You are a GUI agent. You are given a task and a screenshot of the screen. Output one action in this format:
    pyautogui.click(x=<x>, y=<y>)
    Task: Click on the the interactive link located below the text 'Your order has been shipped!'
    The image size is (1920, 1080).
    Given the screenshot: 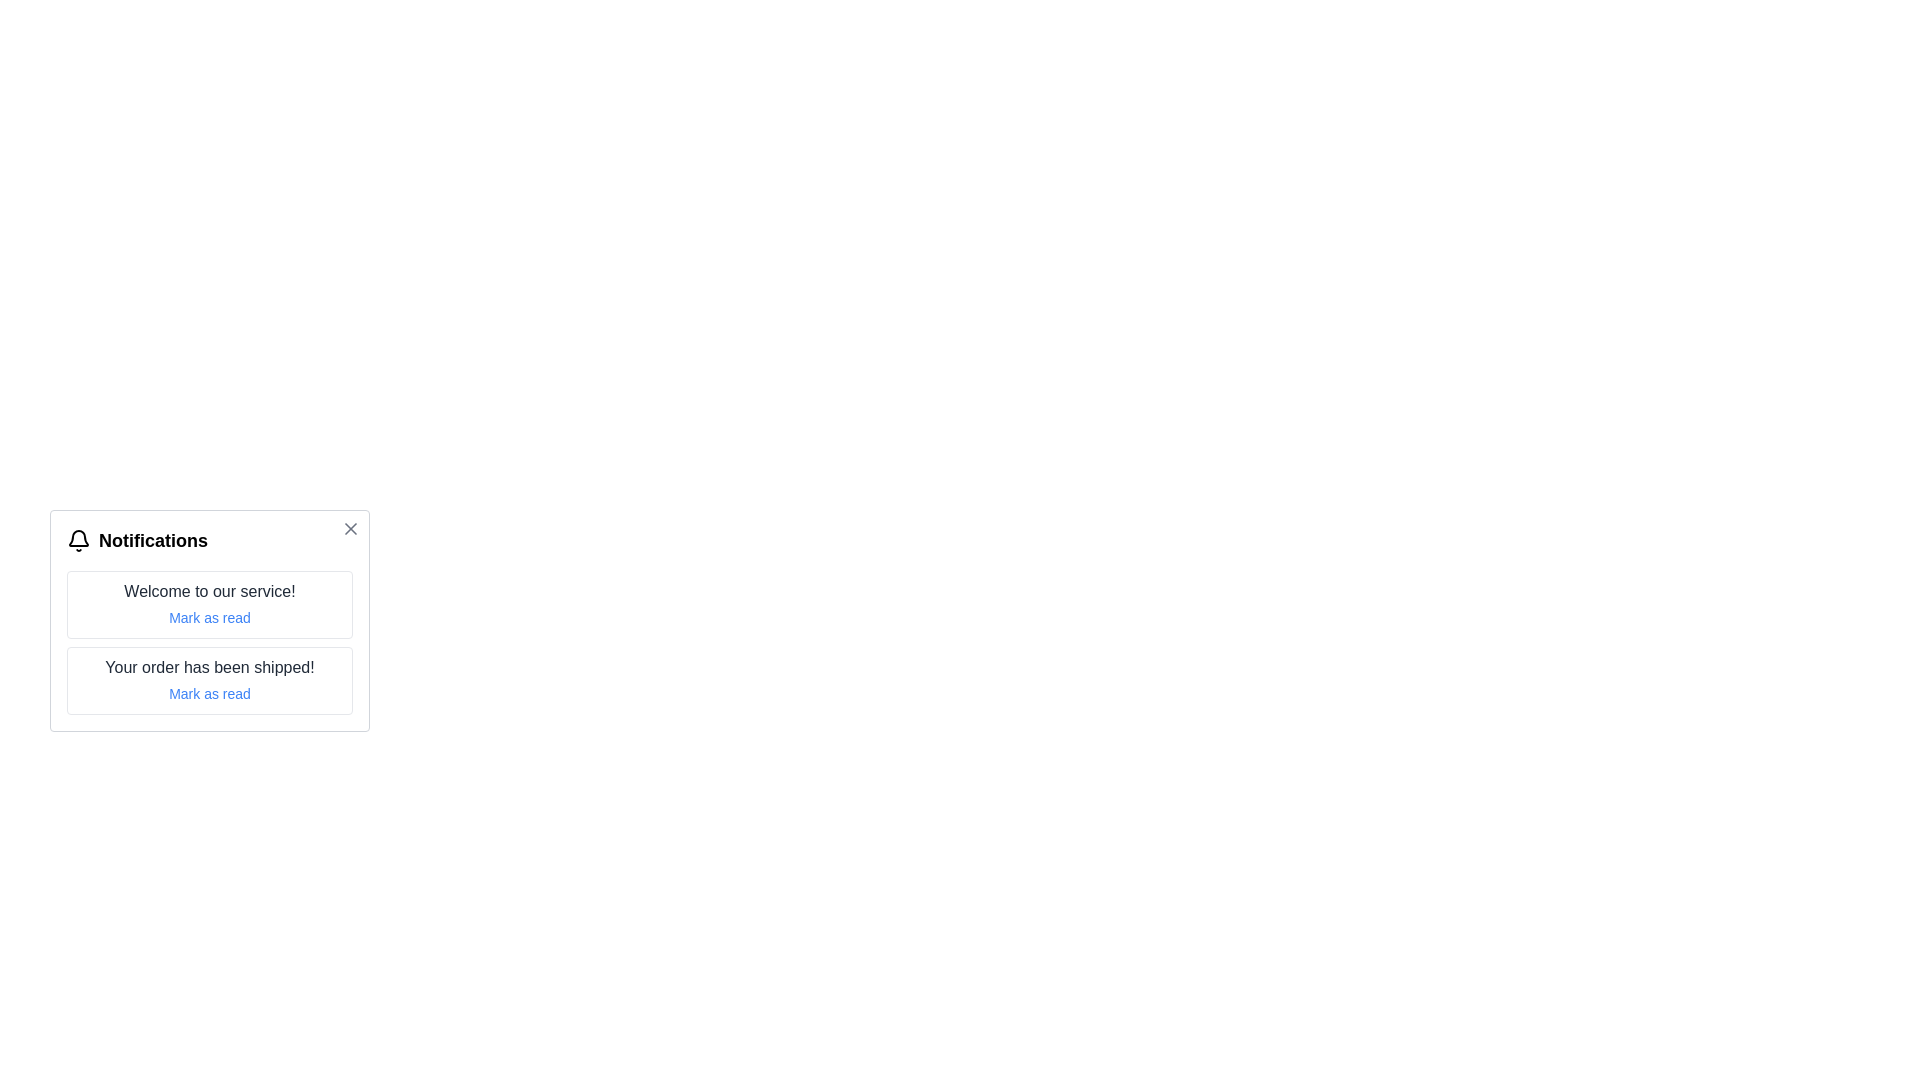 What is the action you would take?
    pyautogui.click(x=210, y=693)
    